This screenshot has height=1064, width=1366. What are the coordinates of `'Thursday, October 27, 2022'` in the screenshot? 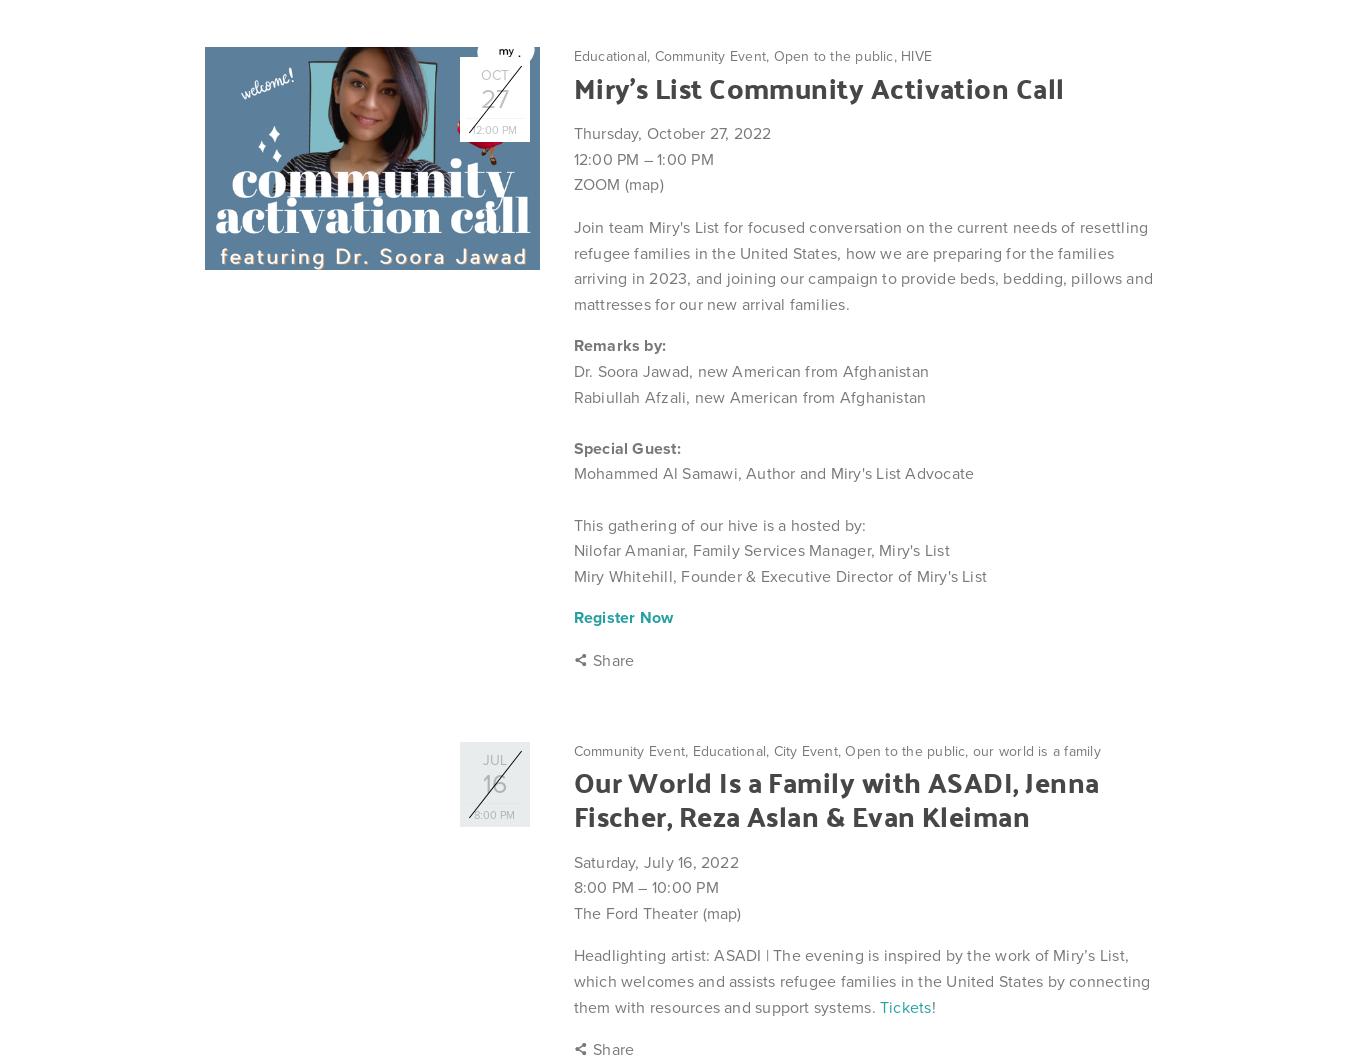 It's located at (670, 133).